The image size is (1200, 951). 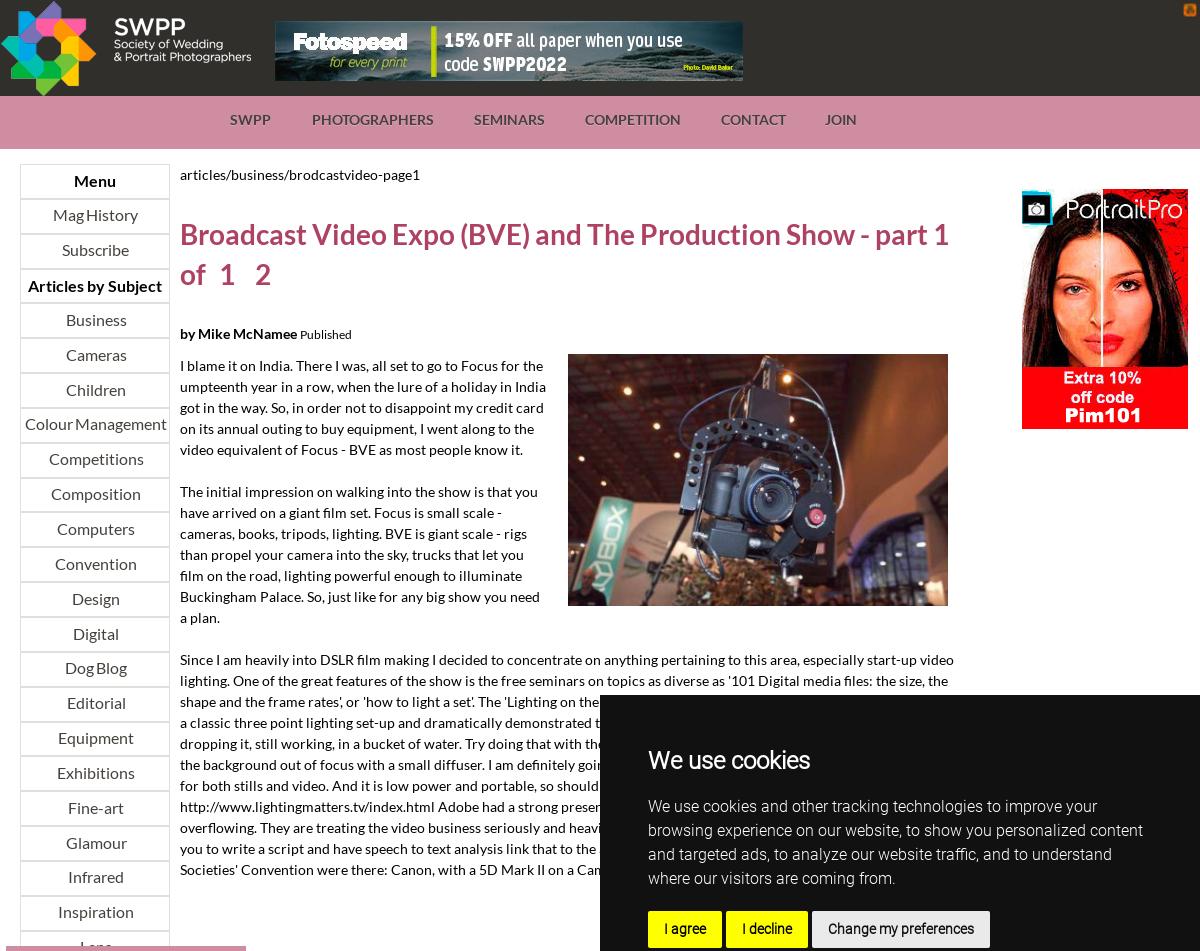 What do you see at coordinates (507, 119) in the screenshot?
I see `'Seminars'` at bounding box center [507, 119].